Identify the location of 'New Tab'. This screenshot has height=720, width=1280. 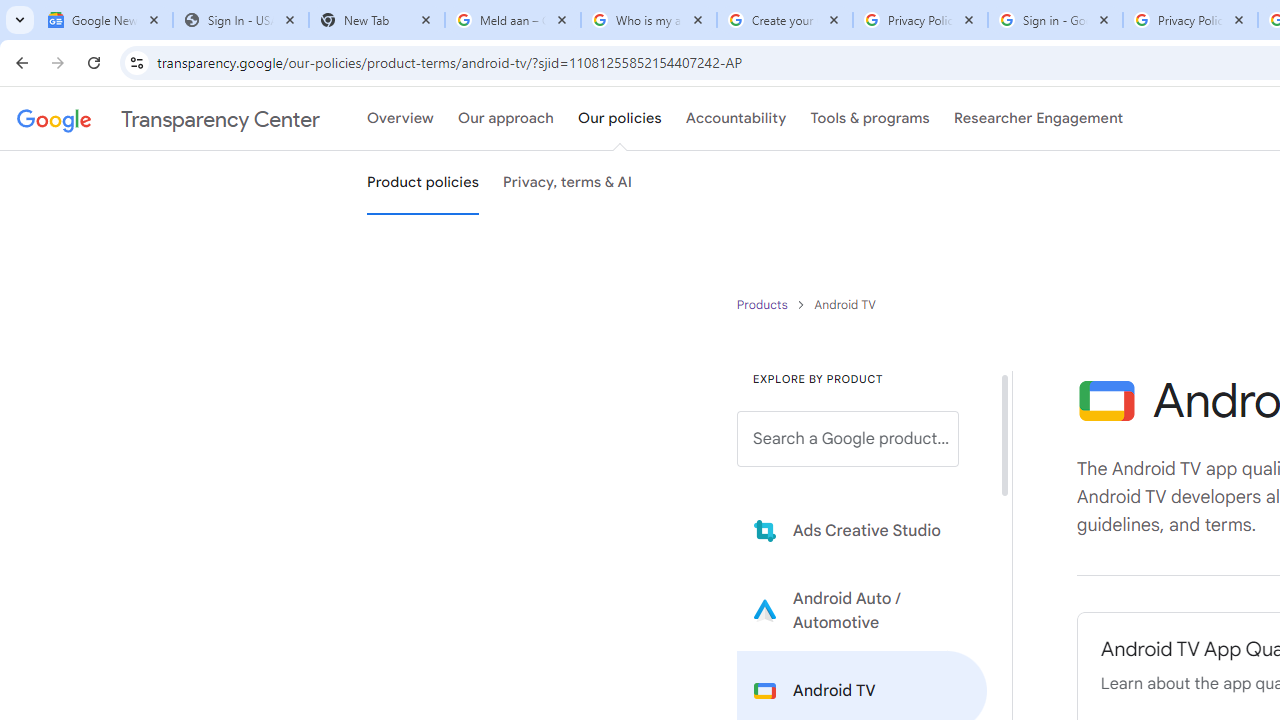
(376, 20).